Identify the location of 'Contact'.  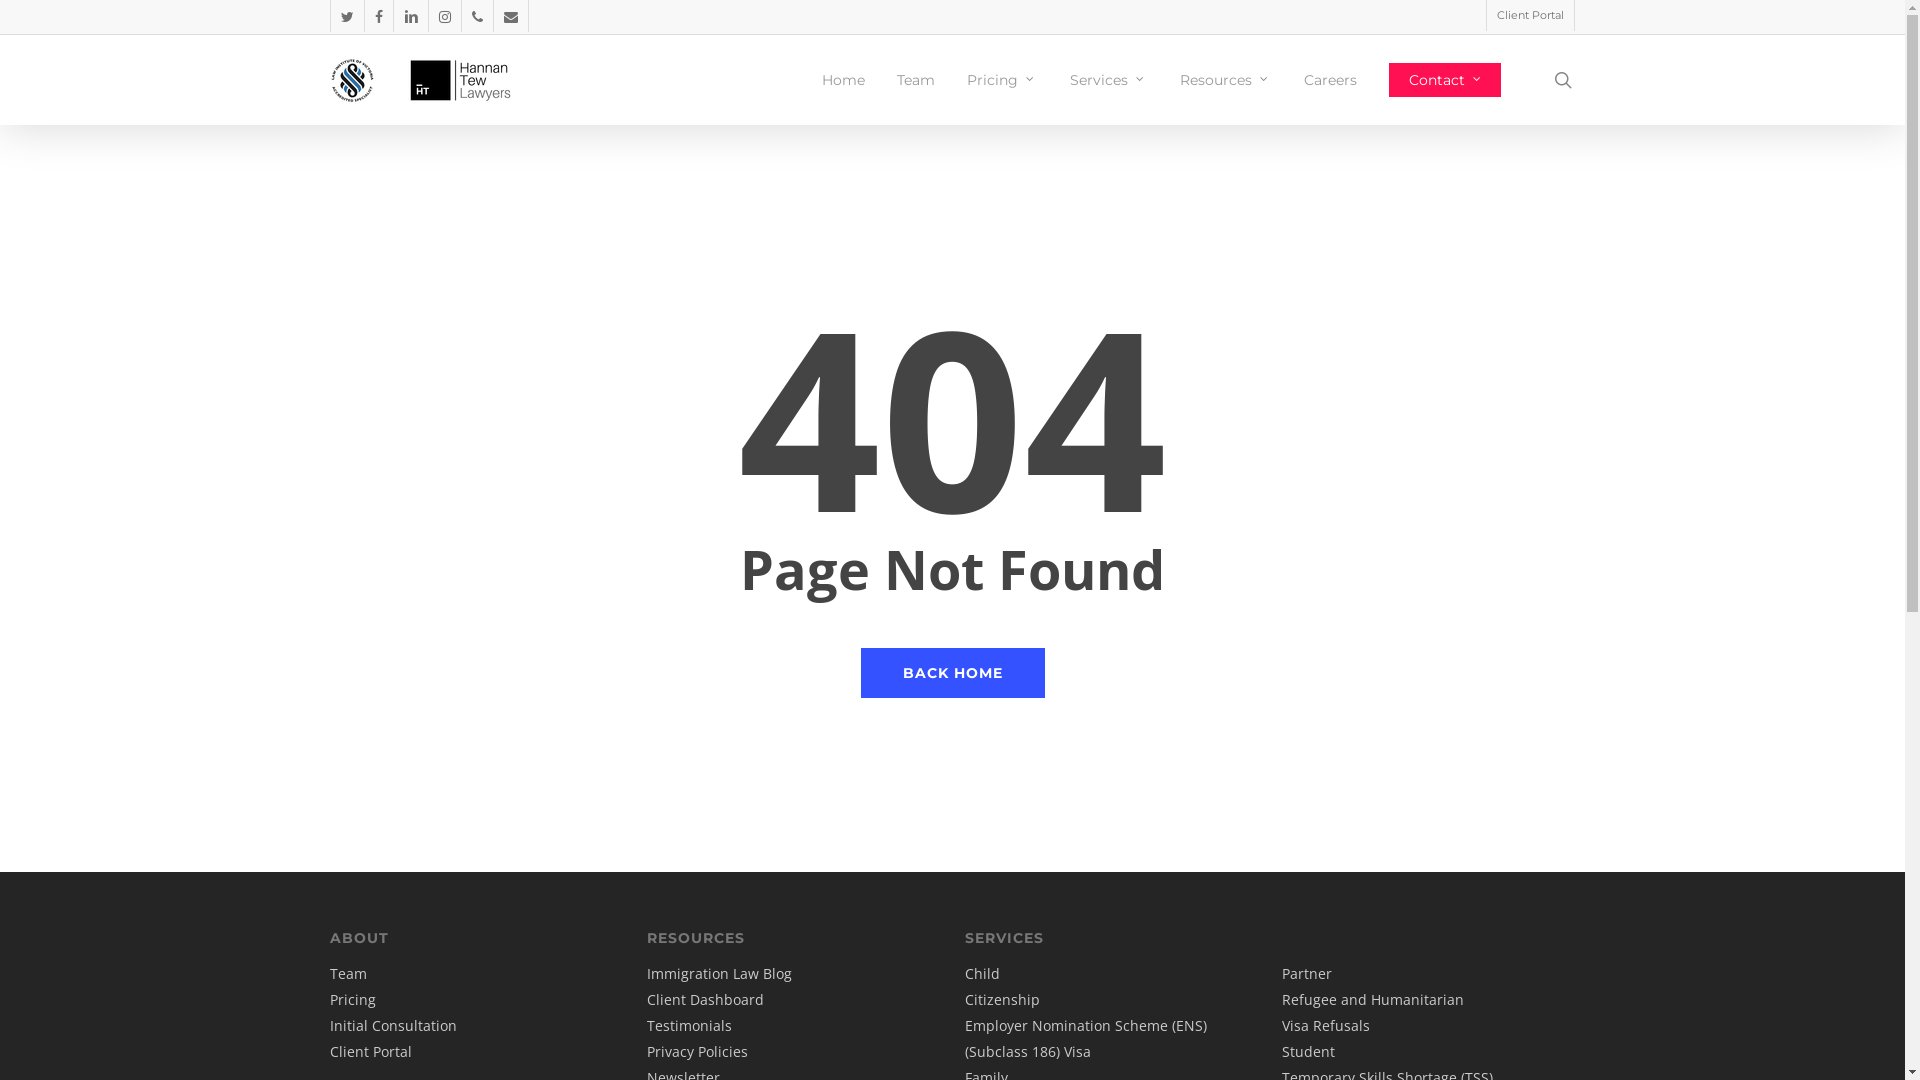
(1444, 79).